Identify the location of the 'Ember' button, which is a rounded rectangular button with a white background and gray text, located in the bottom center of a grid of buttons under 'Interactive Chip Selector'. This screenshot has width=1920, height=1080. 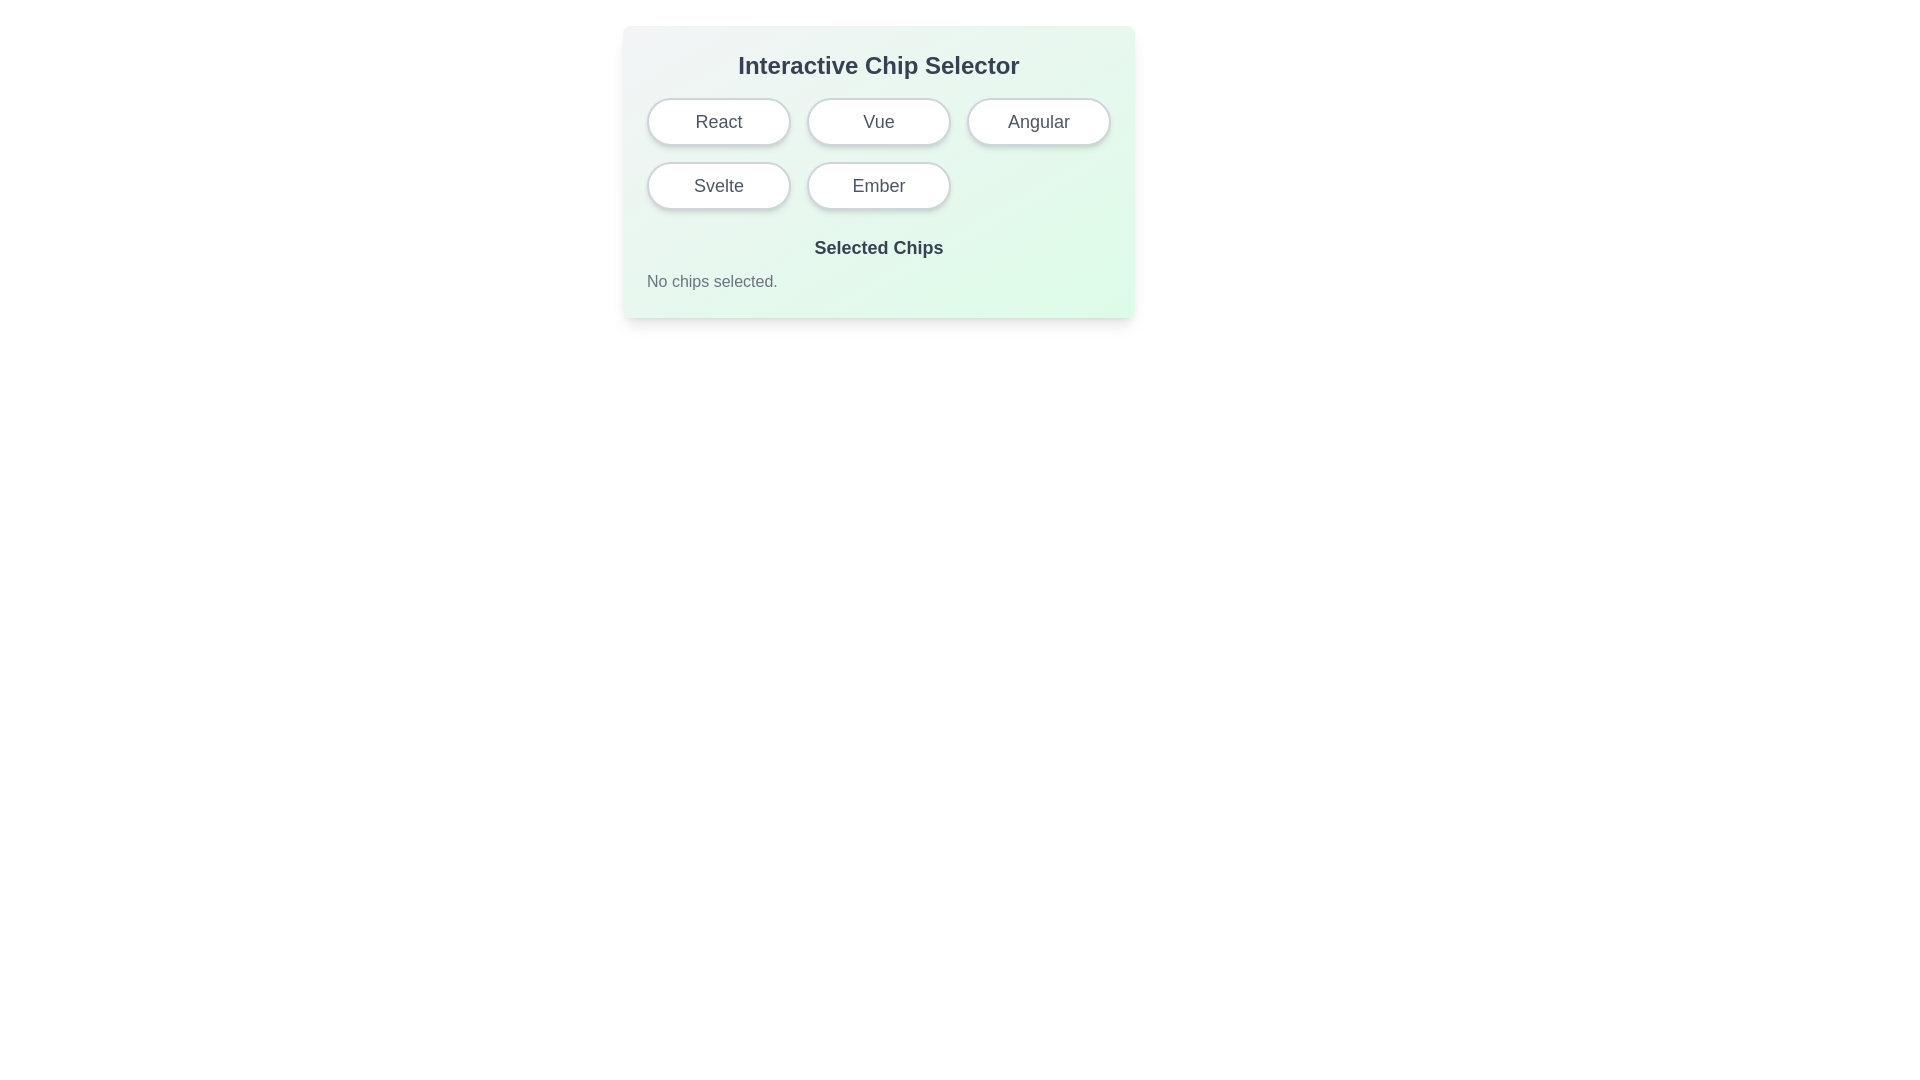
(878, 171).